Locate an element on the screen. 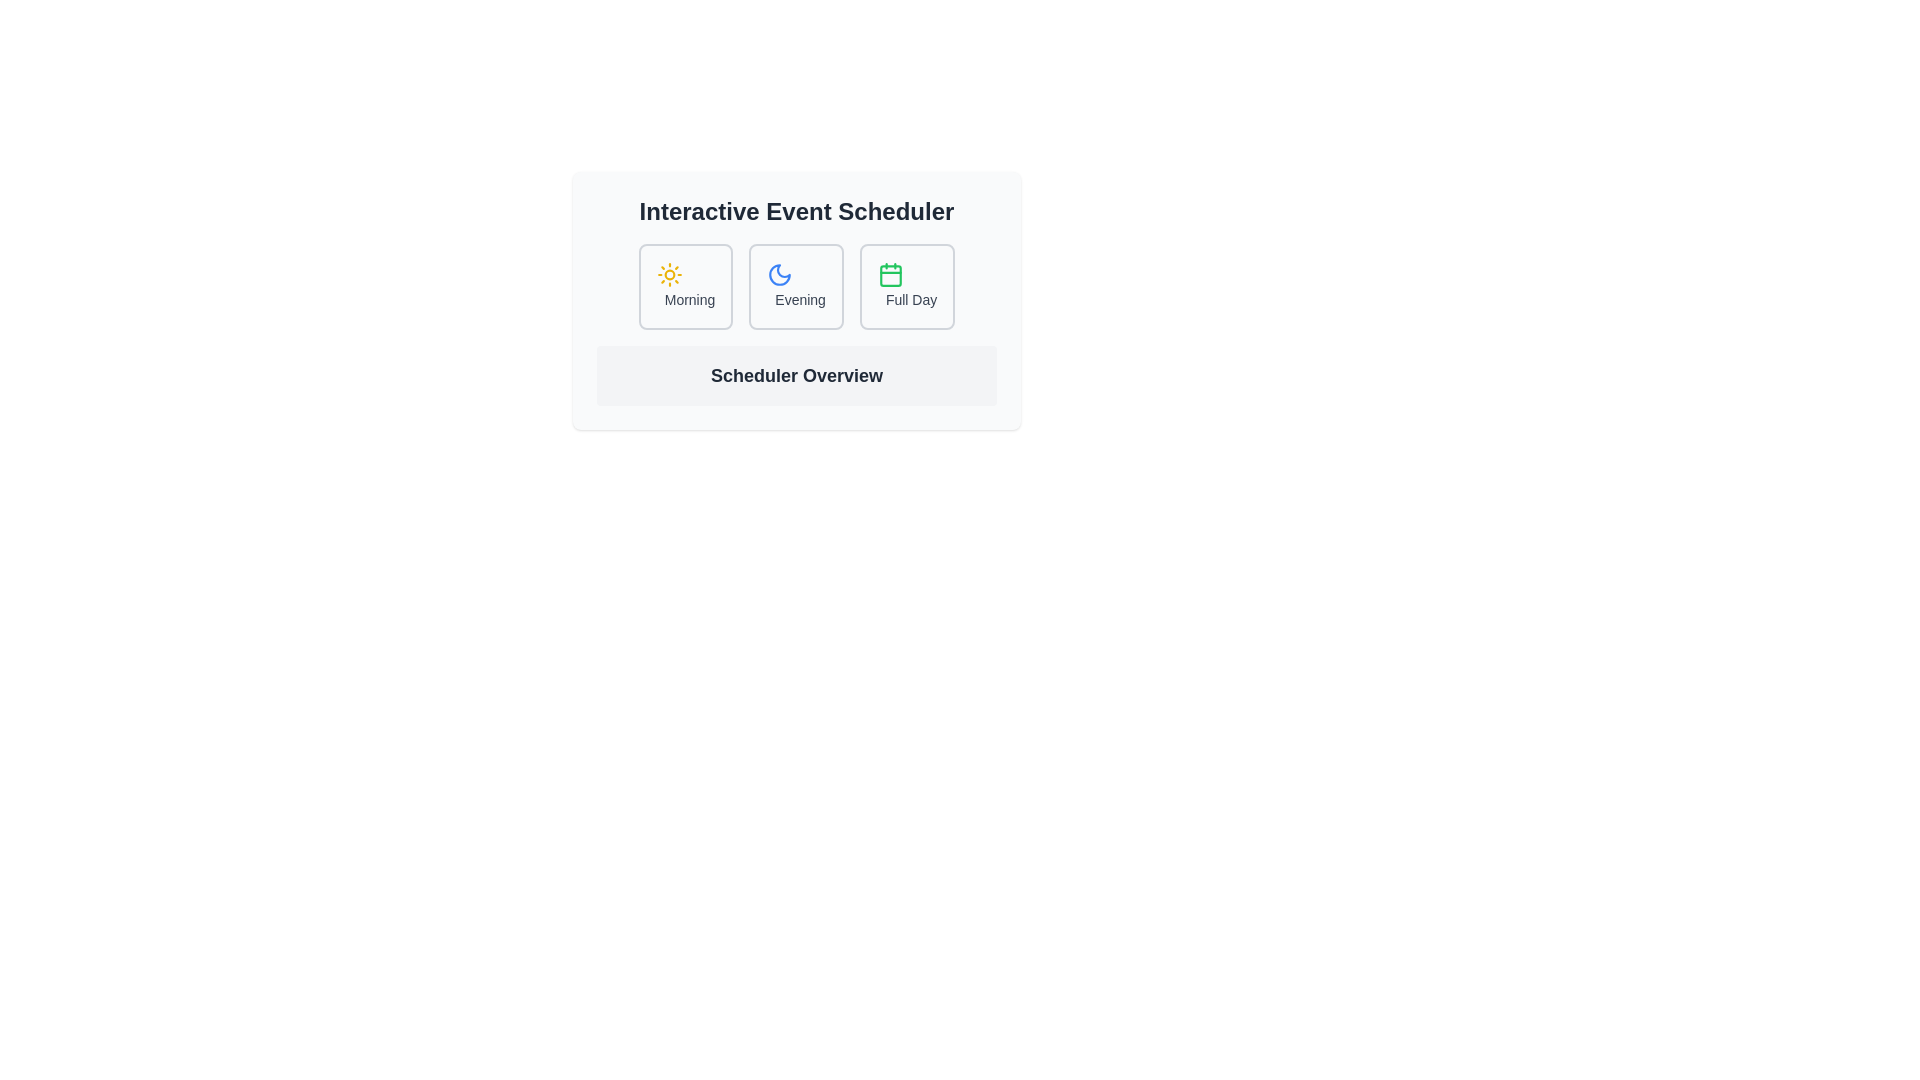 The height and width of the screenshot is (1080, 1920). the crescent moon icon, which is the second icon from the left in the row of three icons under the 'Interactive Event Scheduler' title is located at coordinates (779, 274).